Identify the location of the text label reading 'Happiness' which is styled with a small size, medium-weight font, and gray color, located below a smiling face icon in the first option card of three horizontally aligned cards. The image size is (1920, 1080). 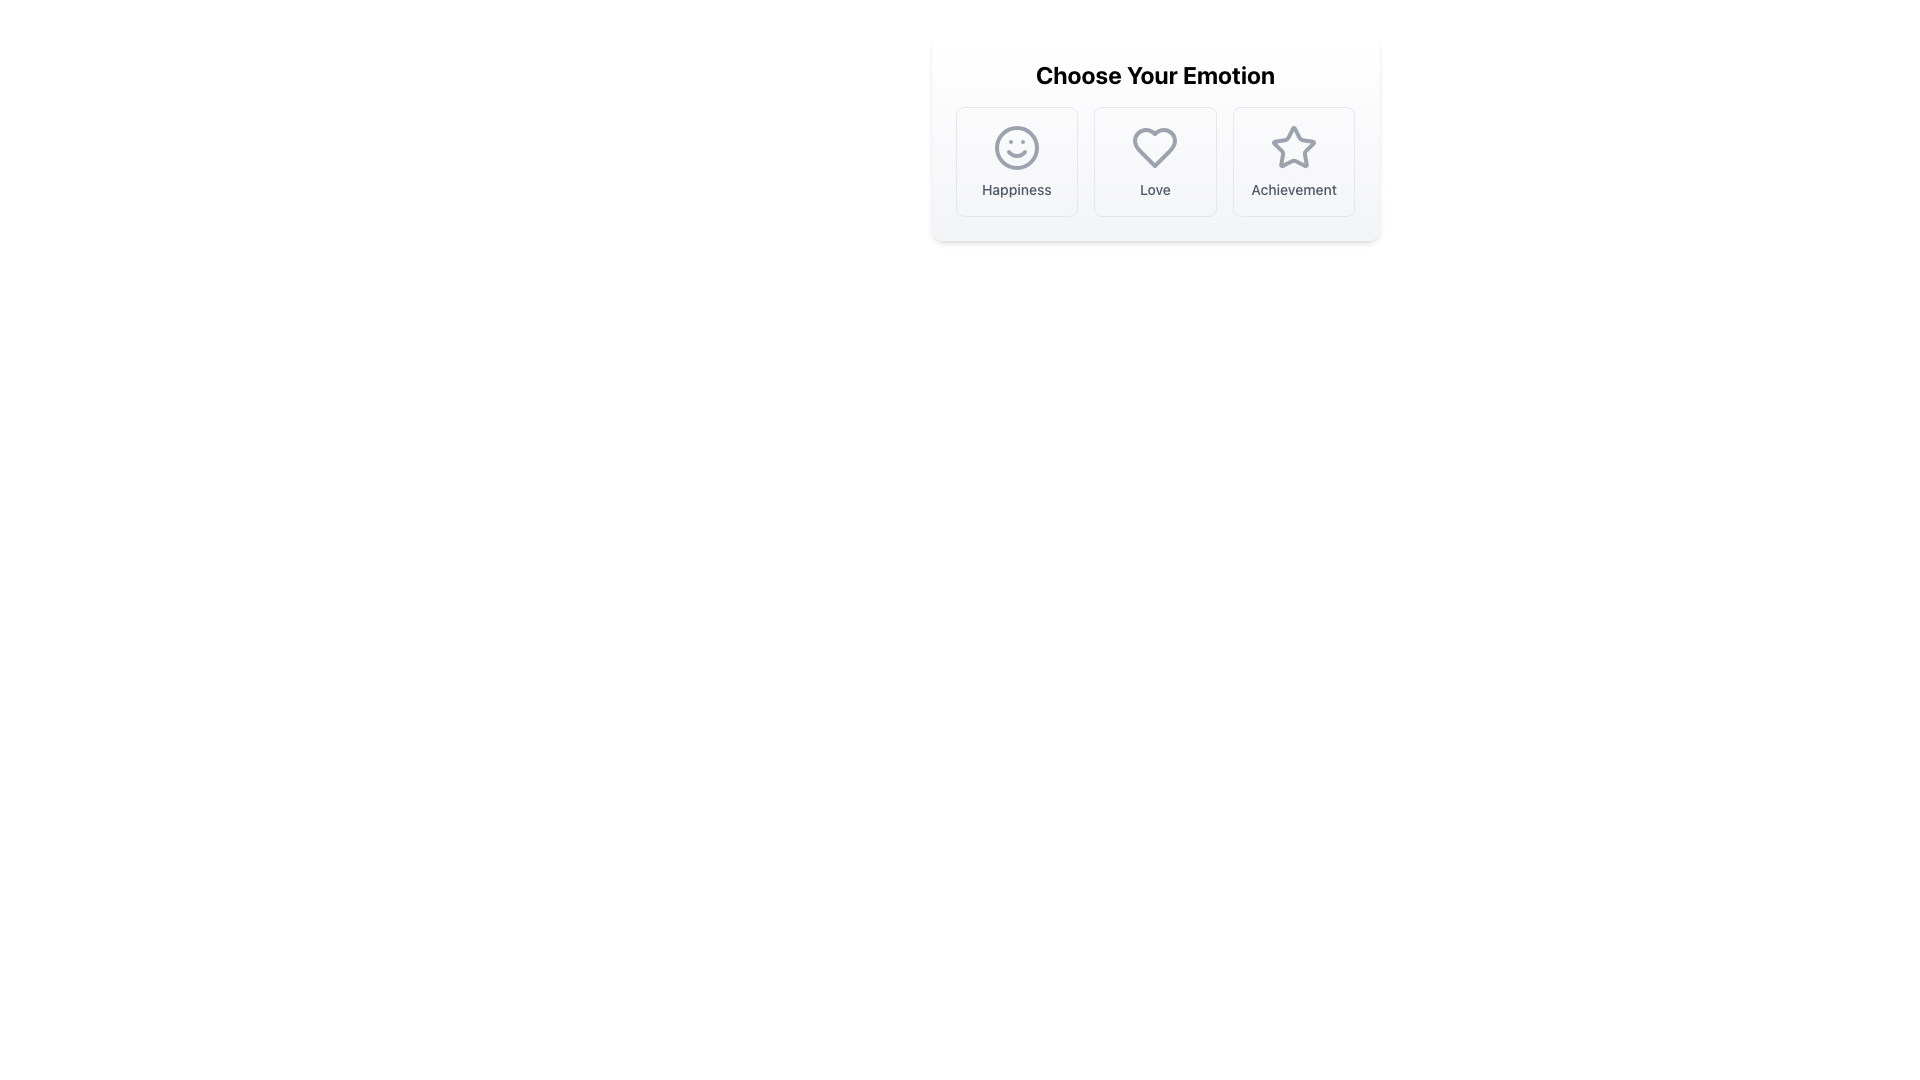
(1016, 189).